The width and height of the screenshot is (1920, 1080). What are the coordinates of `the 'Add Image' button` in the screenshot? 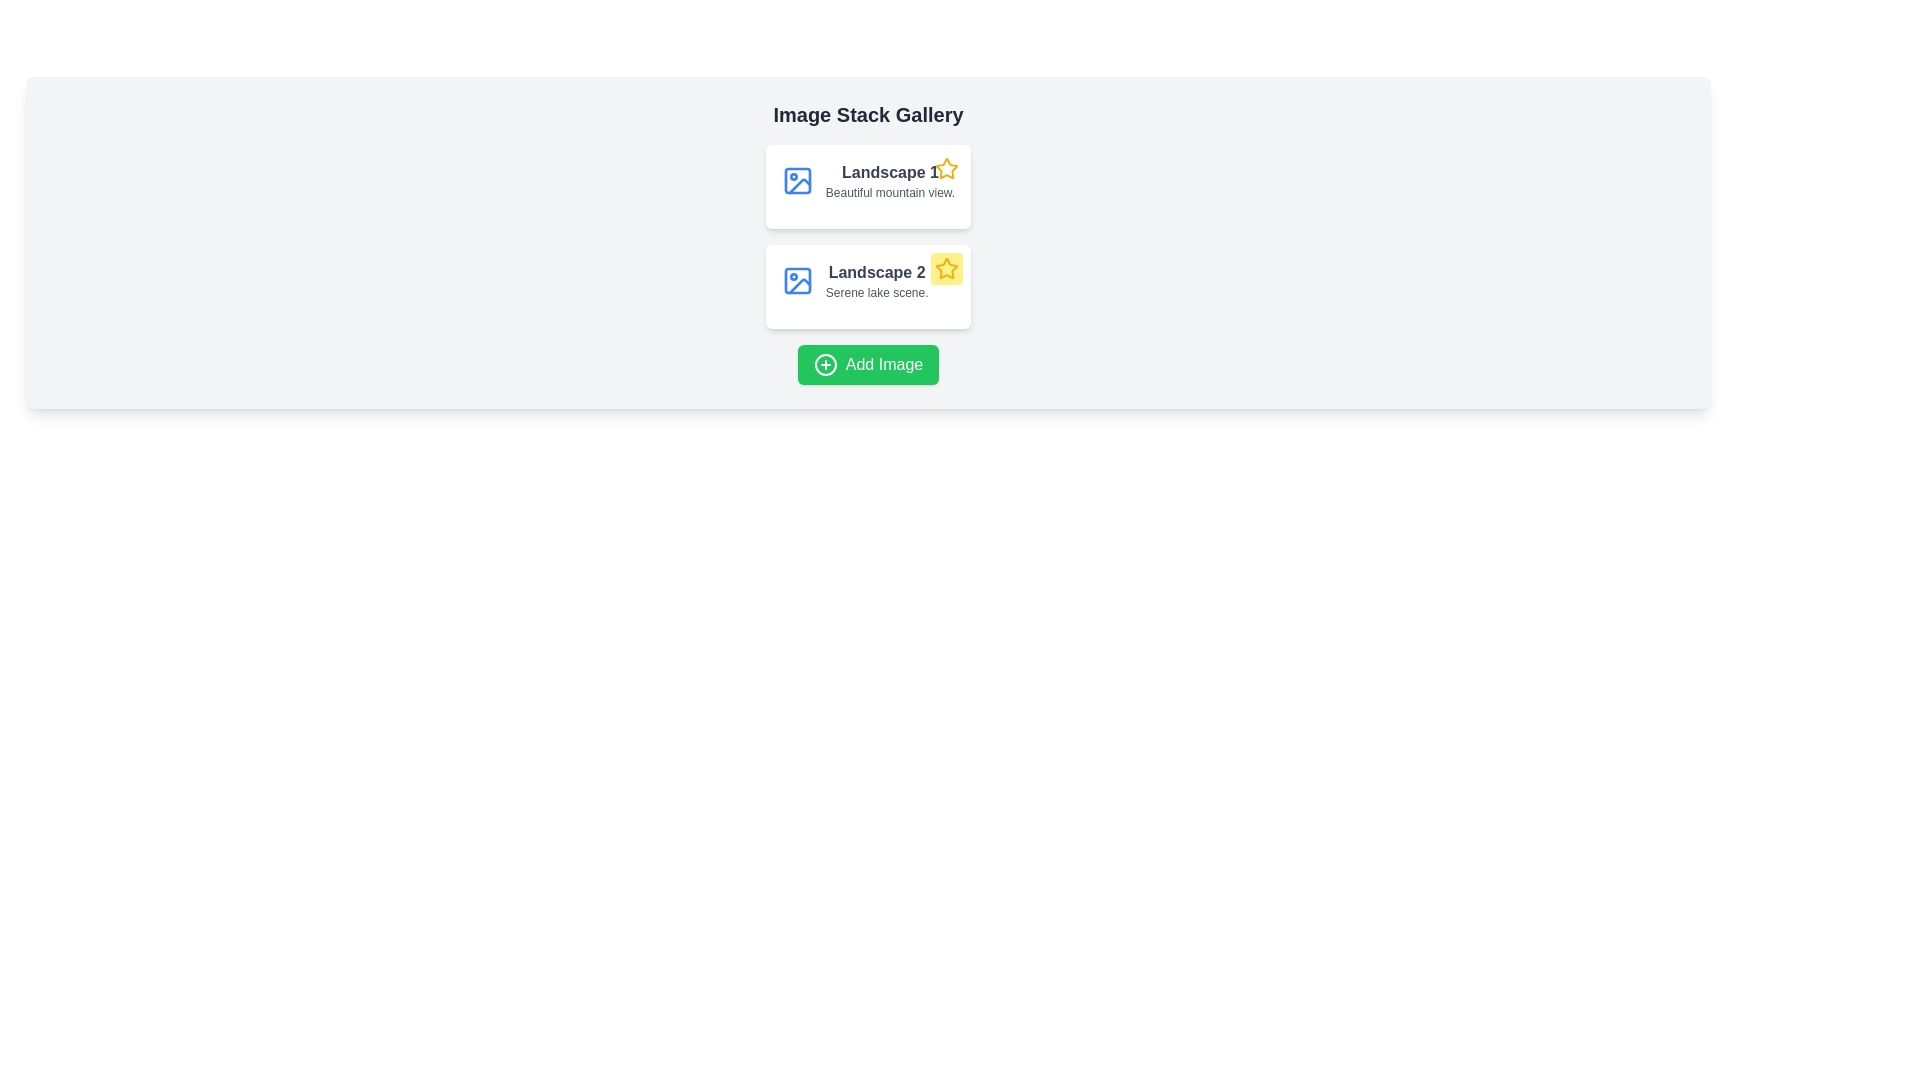 It's located at (868, 365).